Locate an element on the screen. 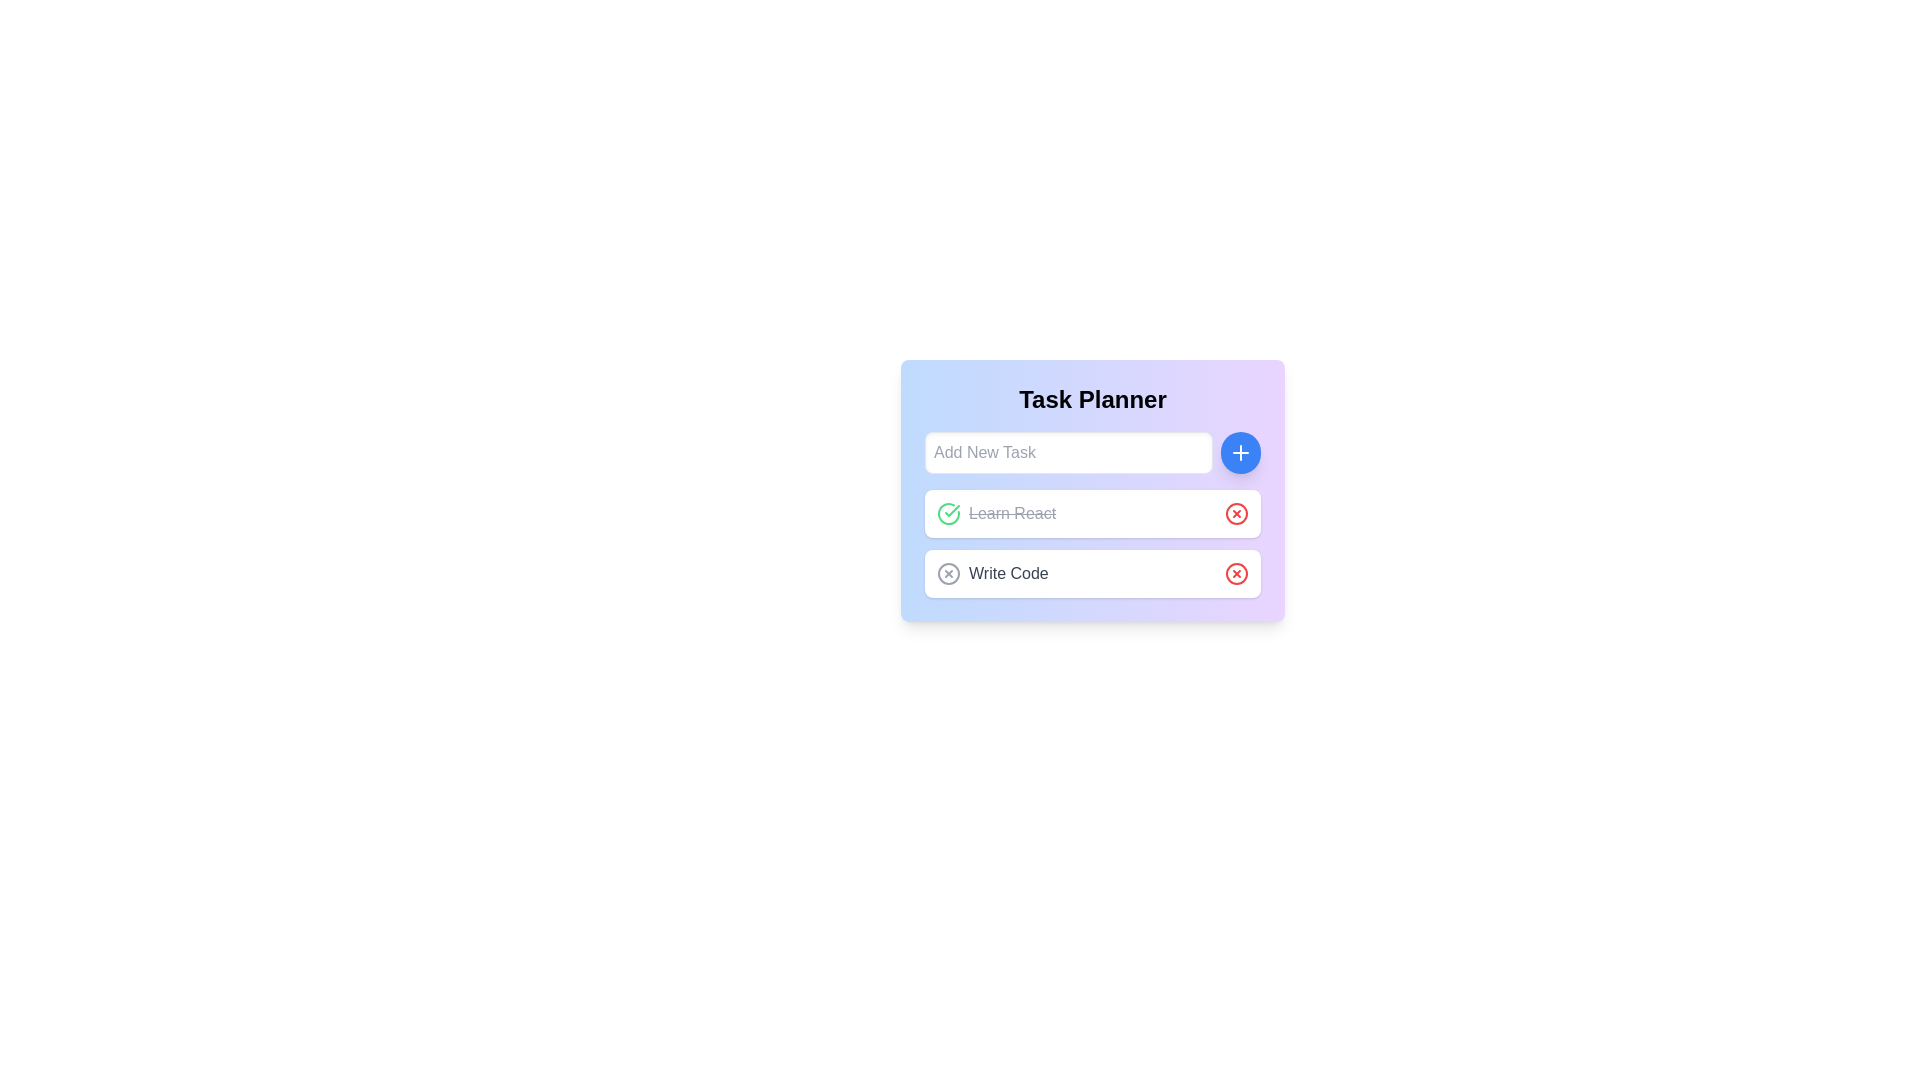  the delete button located at the right end of the 'Write Code' task in the 'Task Planner' section is located at coordinates (1236, 574).